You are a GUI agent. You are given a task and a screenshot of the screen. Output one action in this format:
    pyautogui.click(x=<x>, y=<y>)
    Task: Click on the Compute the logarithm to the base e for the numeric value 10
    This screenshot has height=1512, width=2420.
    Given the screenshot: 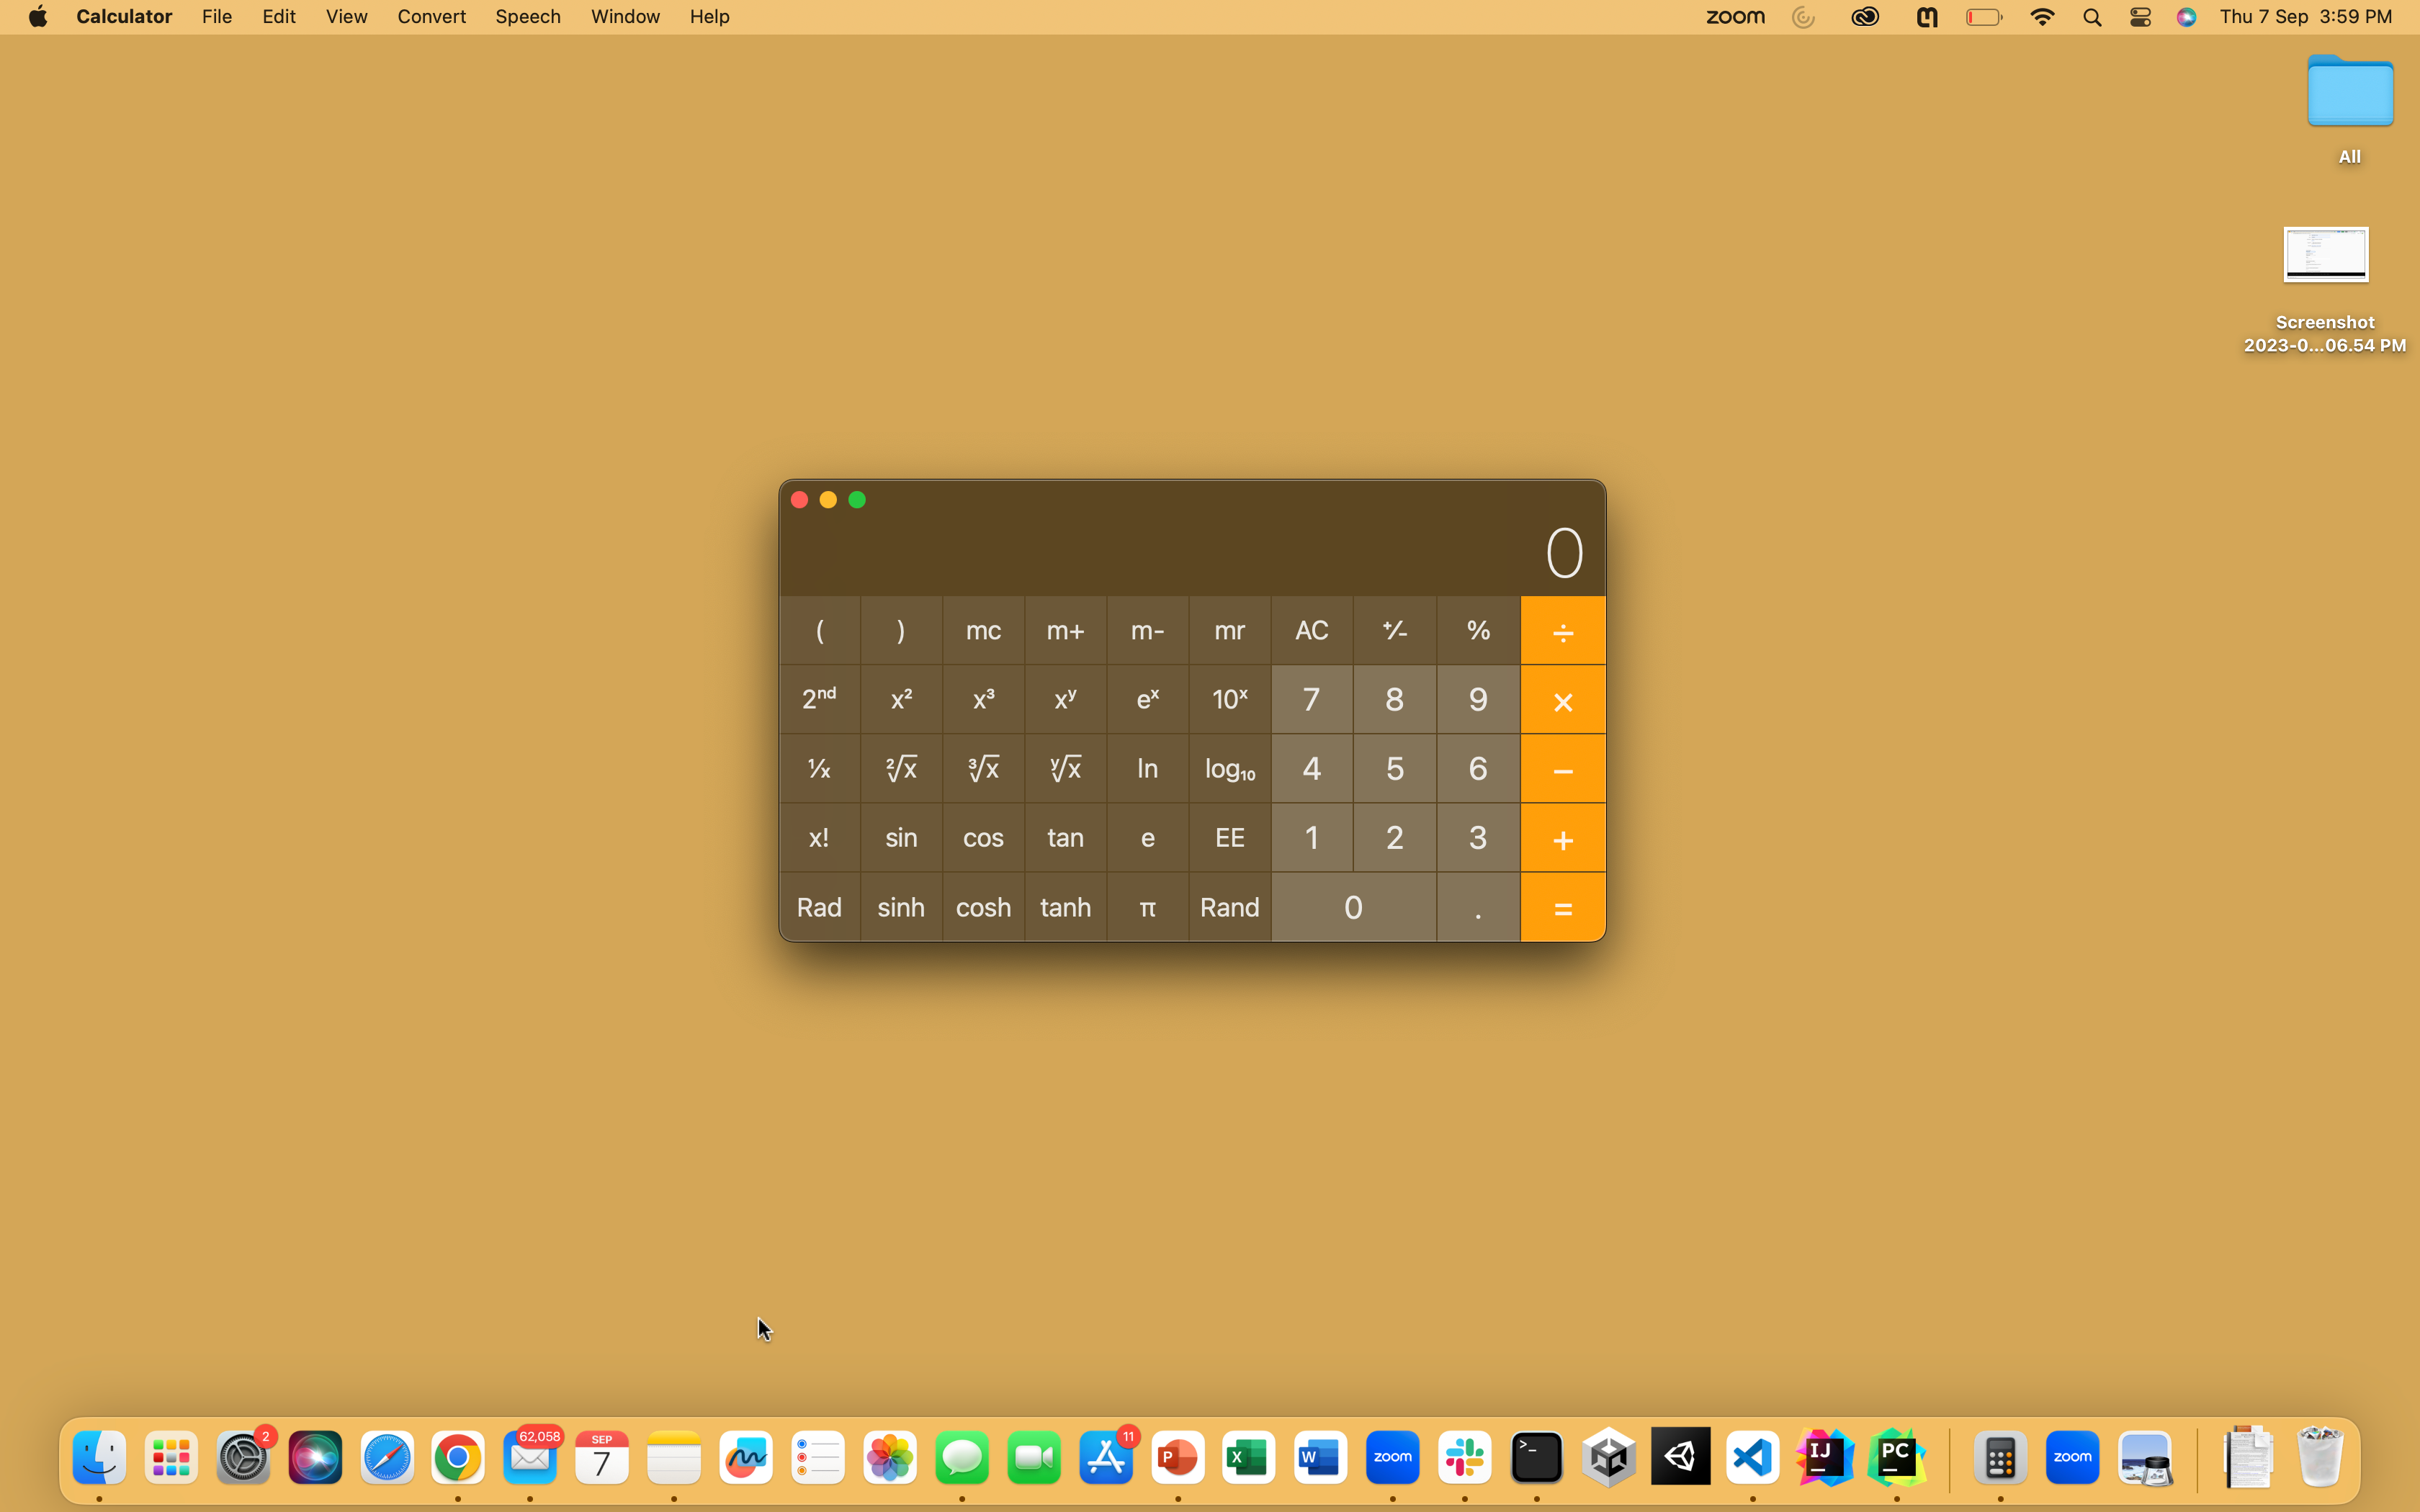 What is the action you would take?
    pyautogui.click(x=1311, y=835)
    